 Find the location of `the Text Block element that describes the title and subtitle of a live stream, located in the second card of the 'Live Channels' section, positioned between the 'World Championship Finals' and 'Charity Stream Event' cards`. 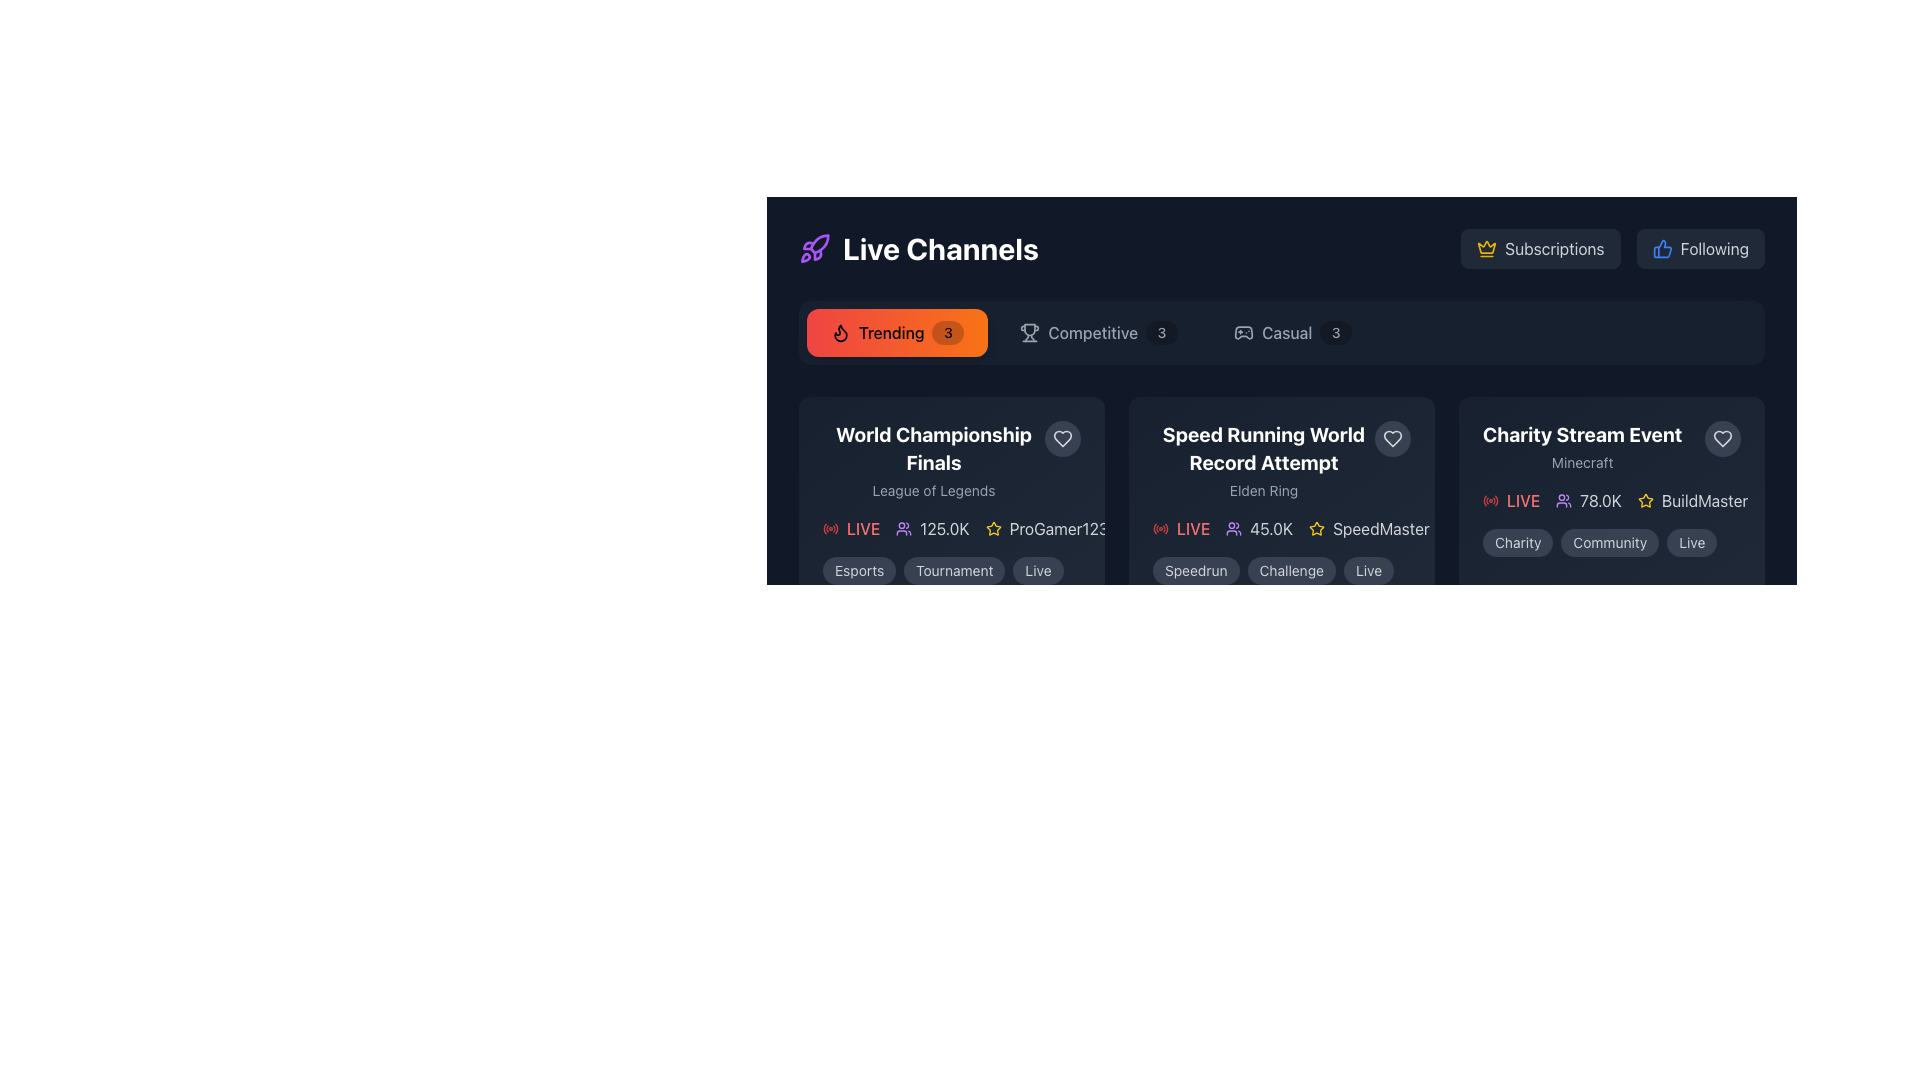

the Text Block element that describes the title and subtitle of a live stream, located in the second card of the 'Live Channels' section, positioned between the 'World Championship Finals' and 'Charity Stream Event' cards is located at coordinates (1281, 461).